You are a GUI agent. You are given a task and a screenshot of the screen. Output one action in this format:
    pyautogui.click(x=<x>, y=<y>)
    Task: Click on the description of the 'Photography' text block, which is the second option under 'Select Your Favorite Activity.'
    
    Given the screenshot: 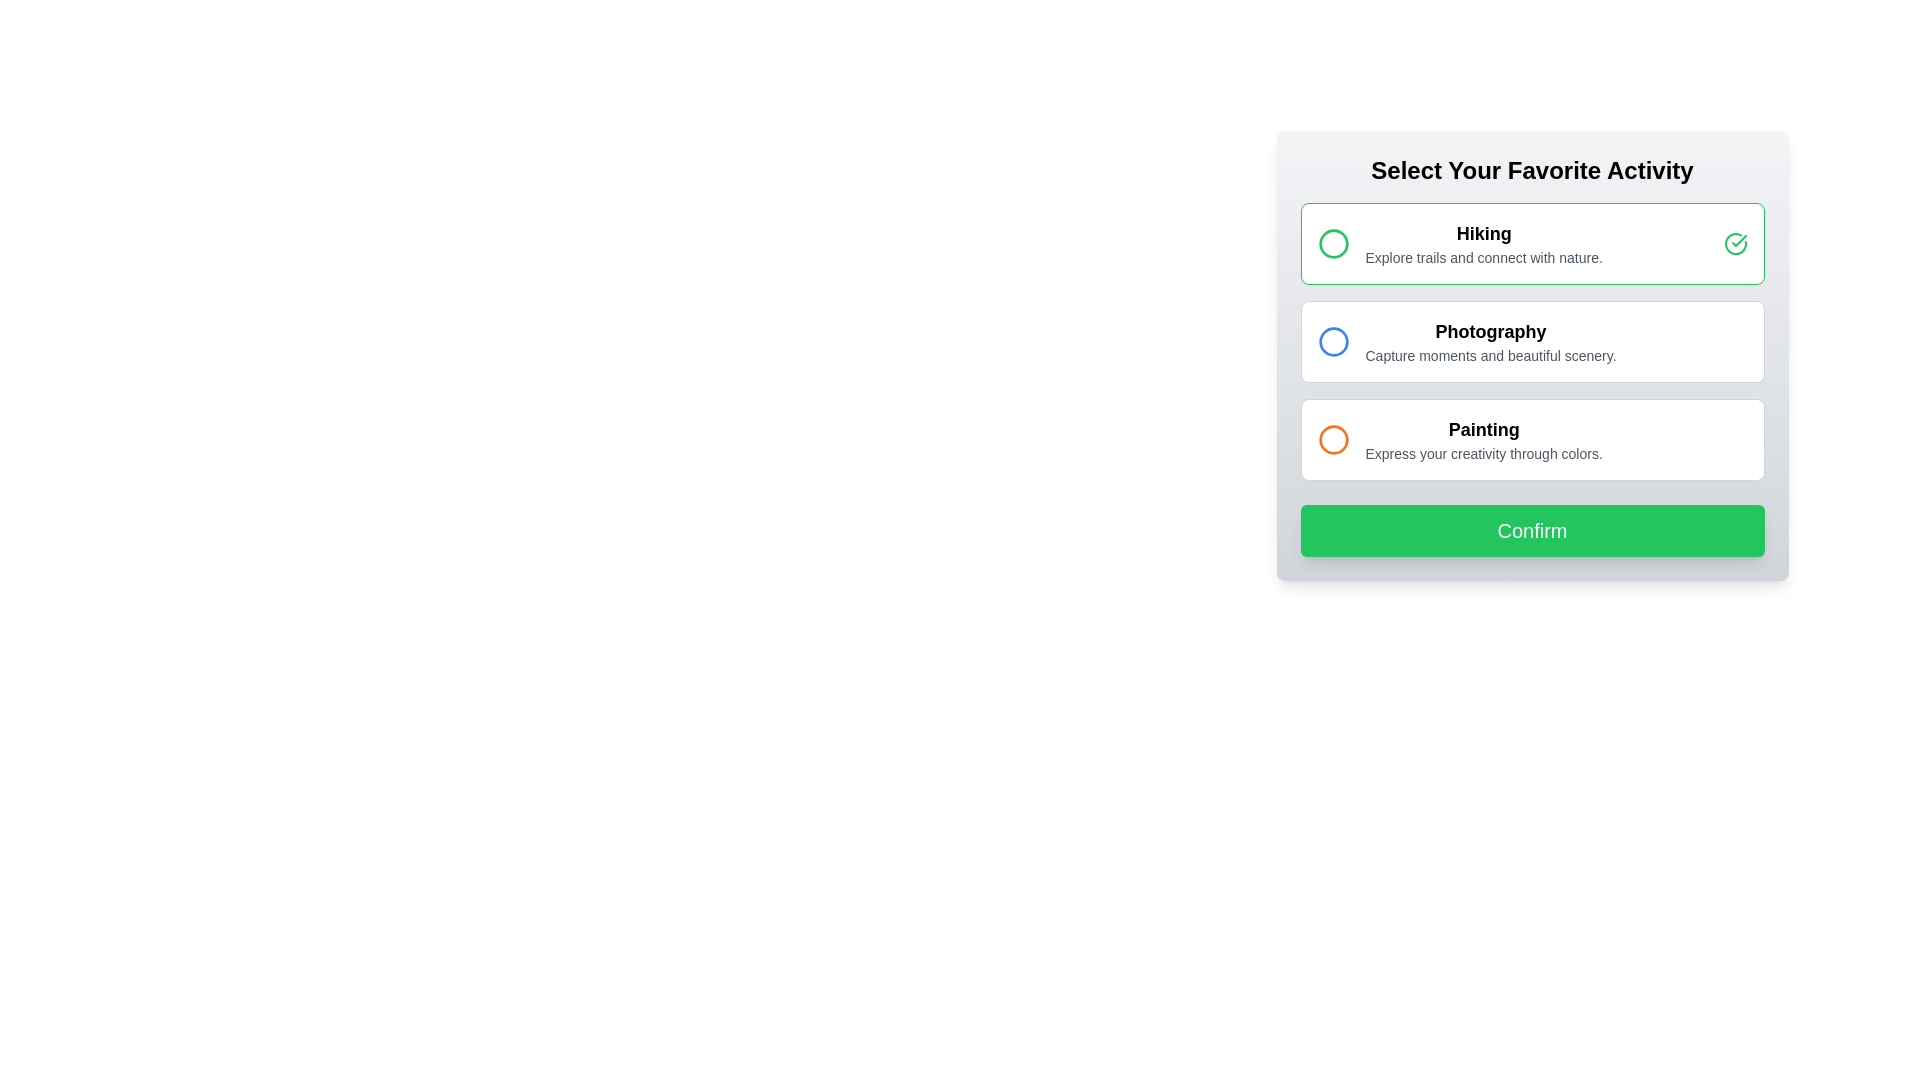 What is the action you would take?
    pyautogui.click(x=1491, y=341)
    